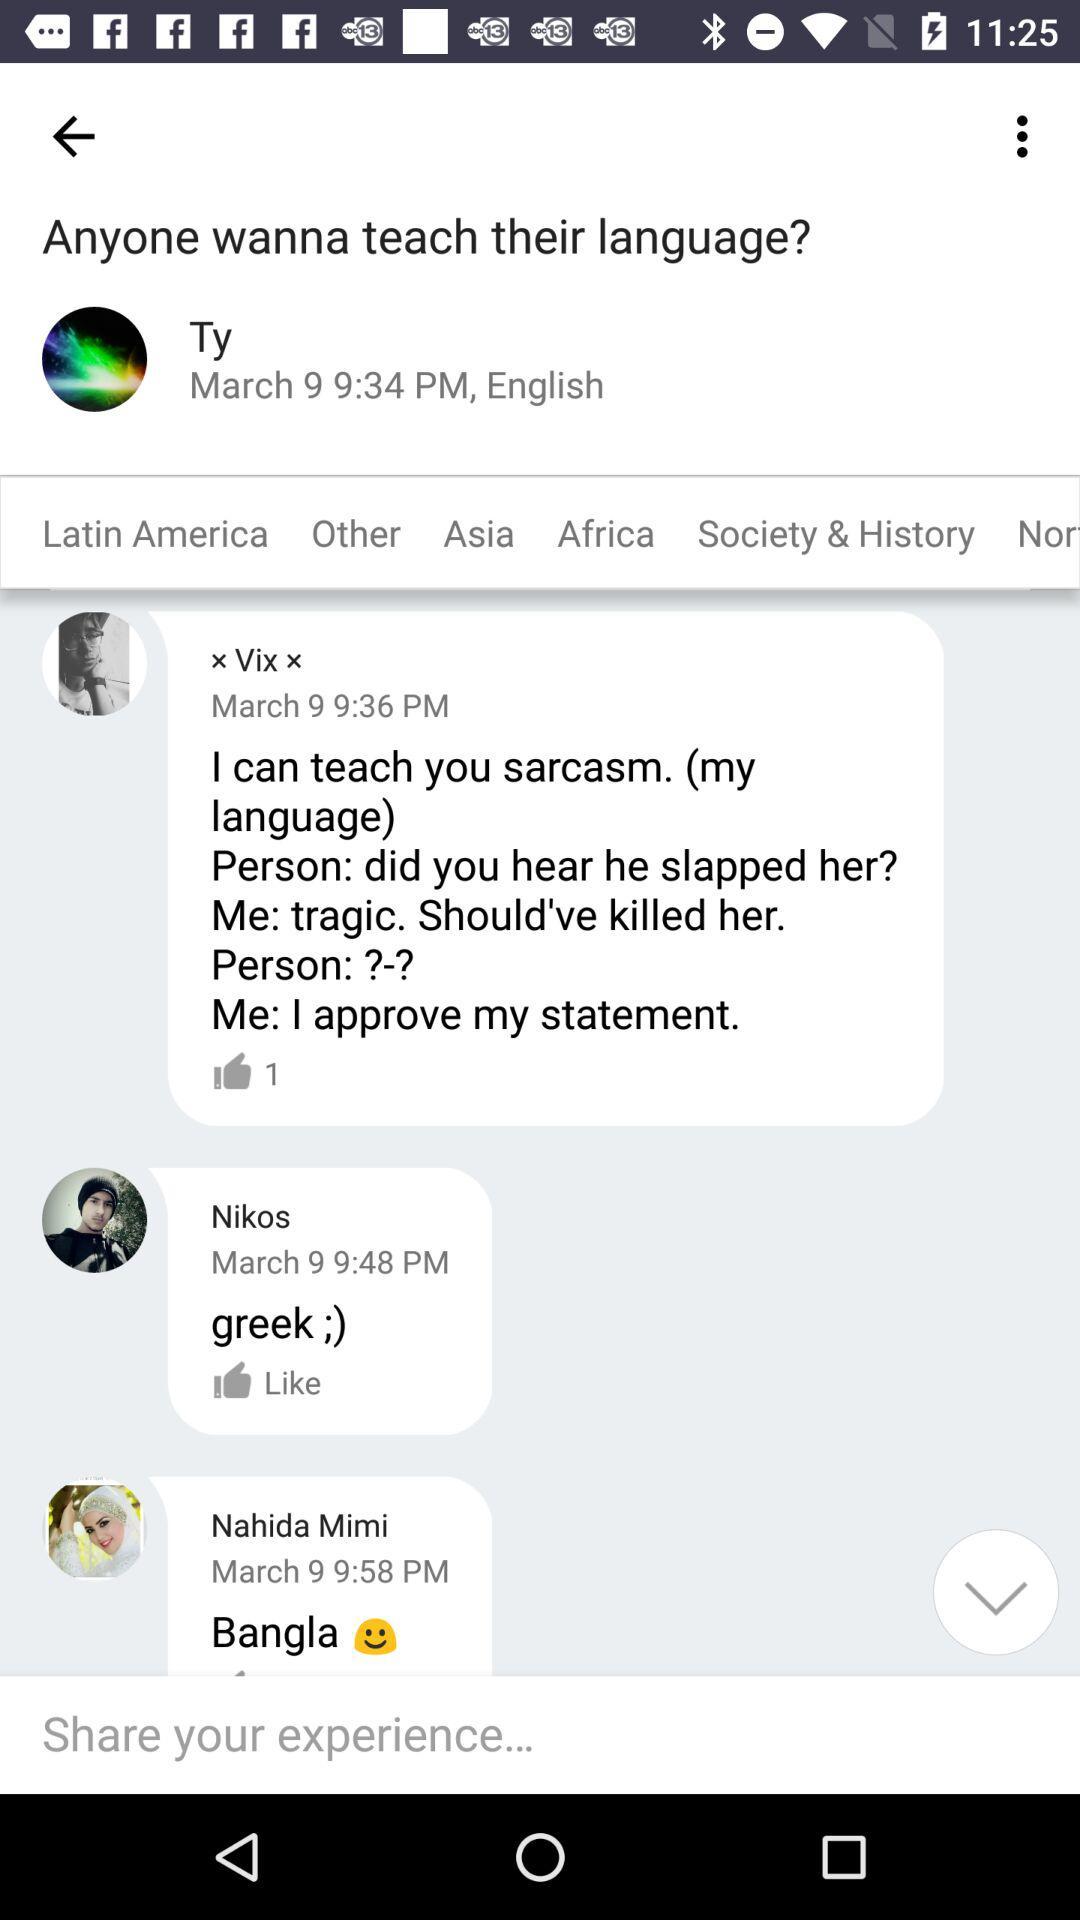  What do you see at coordinates (556, 887) in the screenshot?
I see `the i can teach` at bounding box center [556, 887].